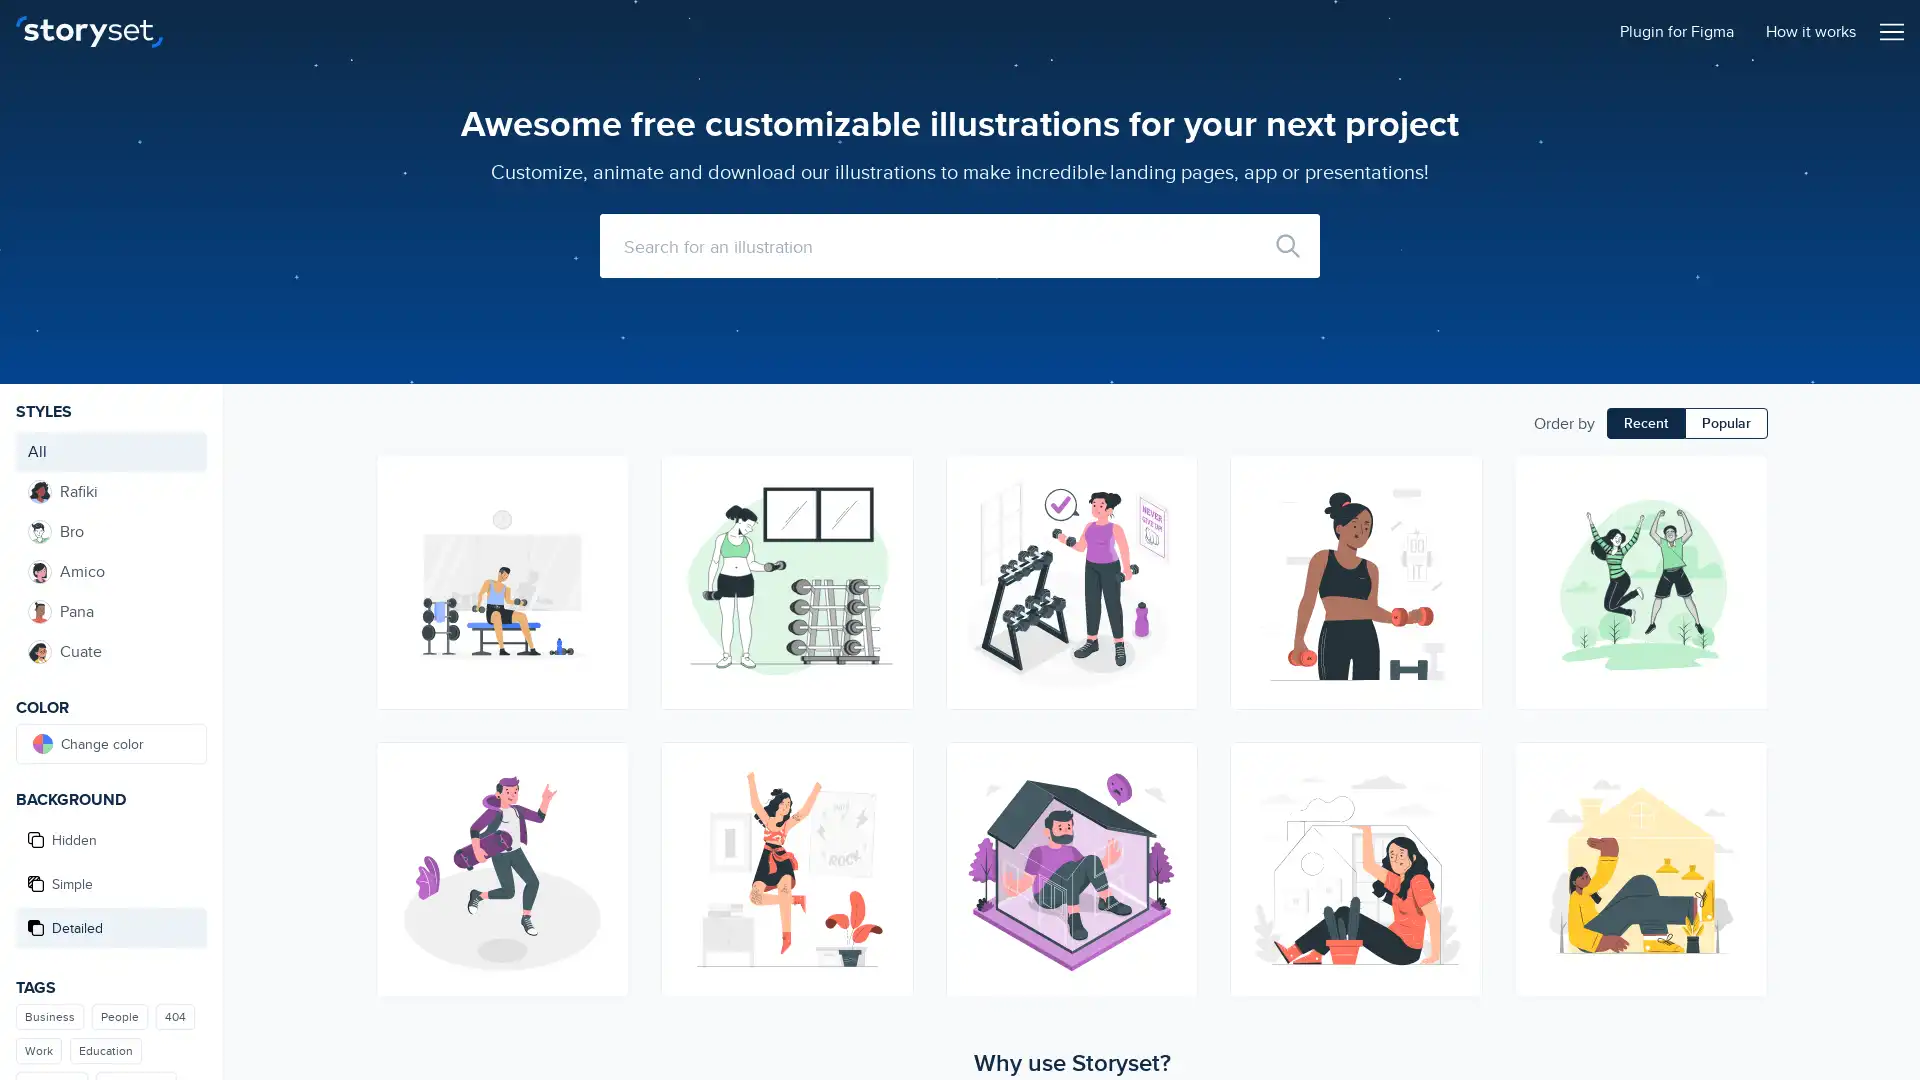  What do you see at coordinates (1741, 837) in the screenshot?
I see `Pinterest icon Save` at bounding box center [1741, 837].